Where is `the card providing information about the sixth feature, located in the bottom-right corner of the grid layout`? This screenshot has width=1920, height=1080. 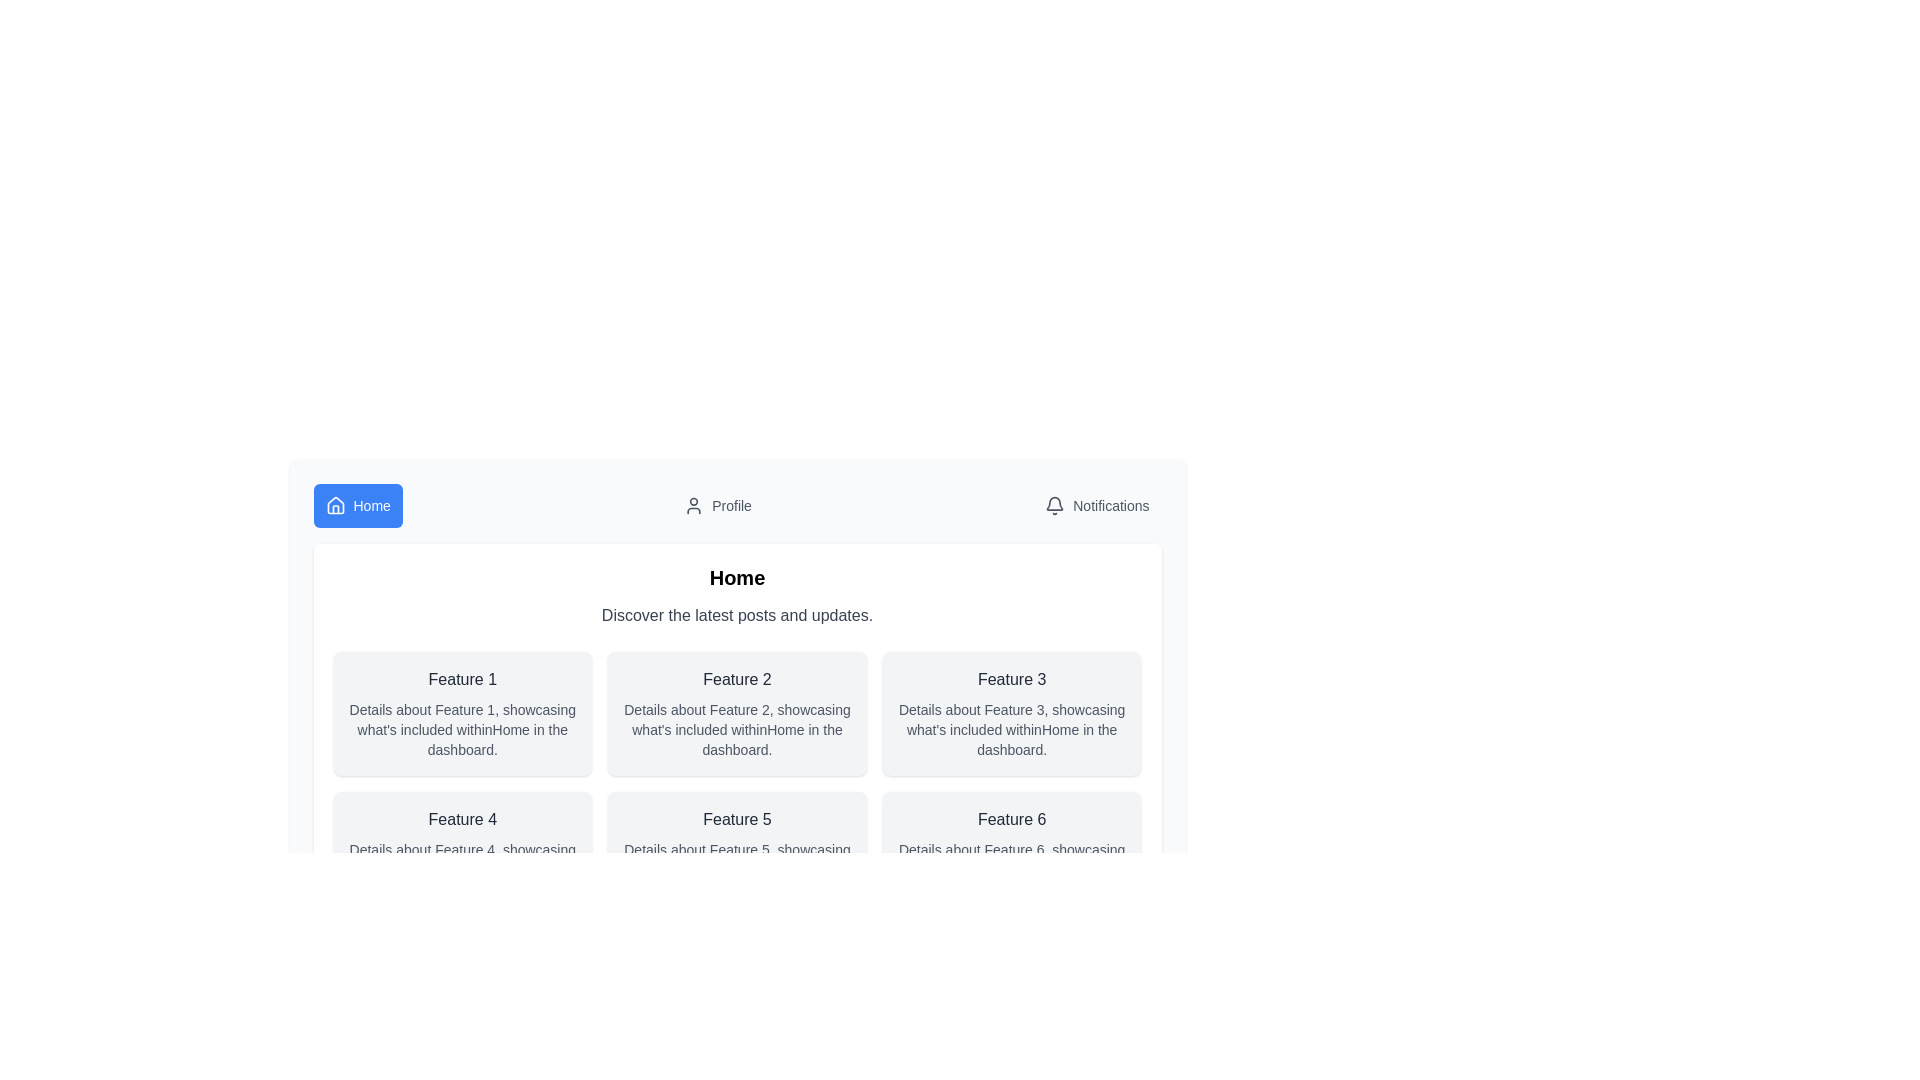
the card providing information about the sixth feature, located in the bottom-right corner of the grid layout is located at coordinates (1012, 853).